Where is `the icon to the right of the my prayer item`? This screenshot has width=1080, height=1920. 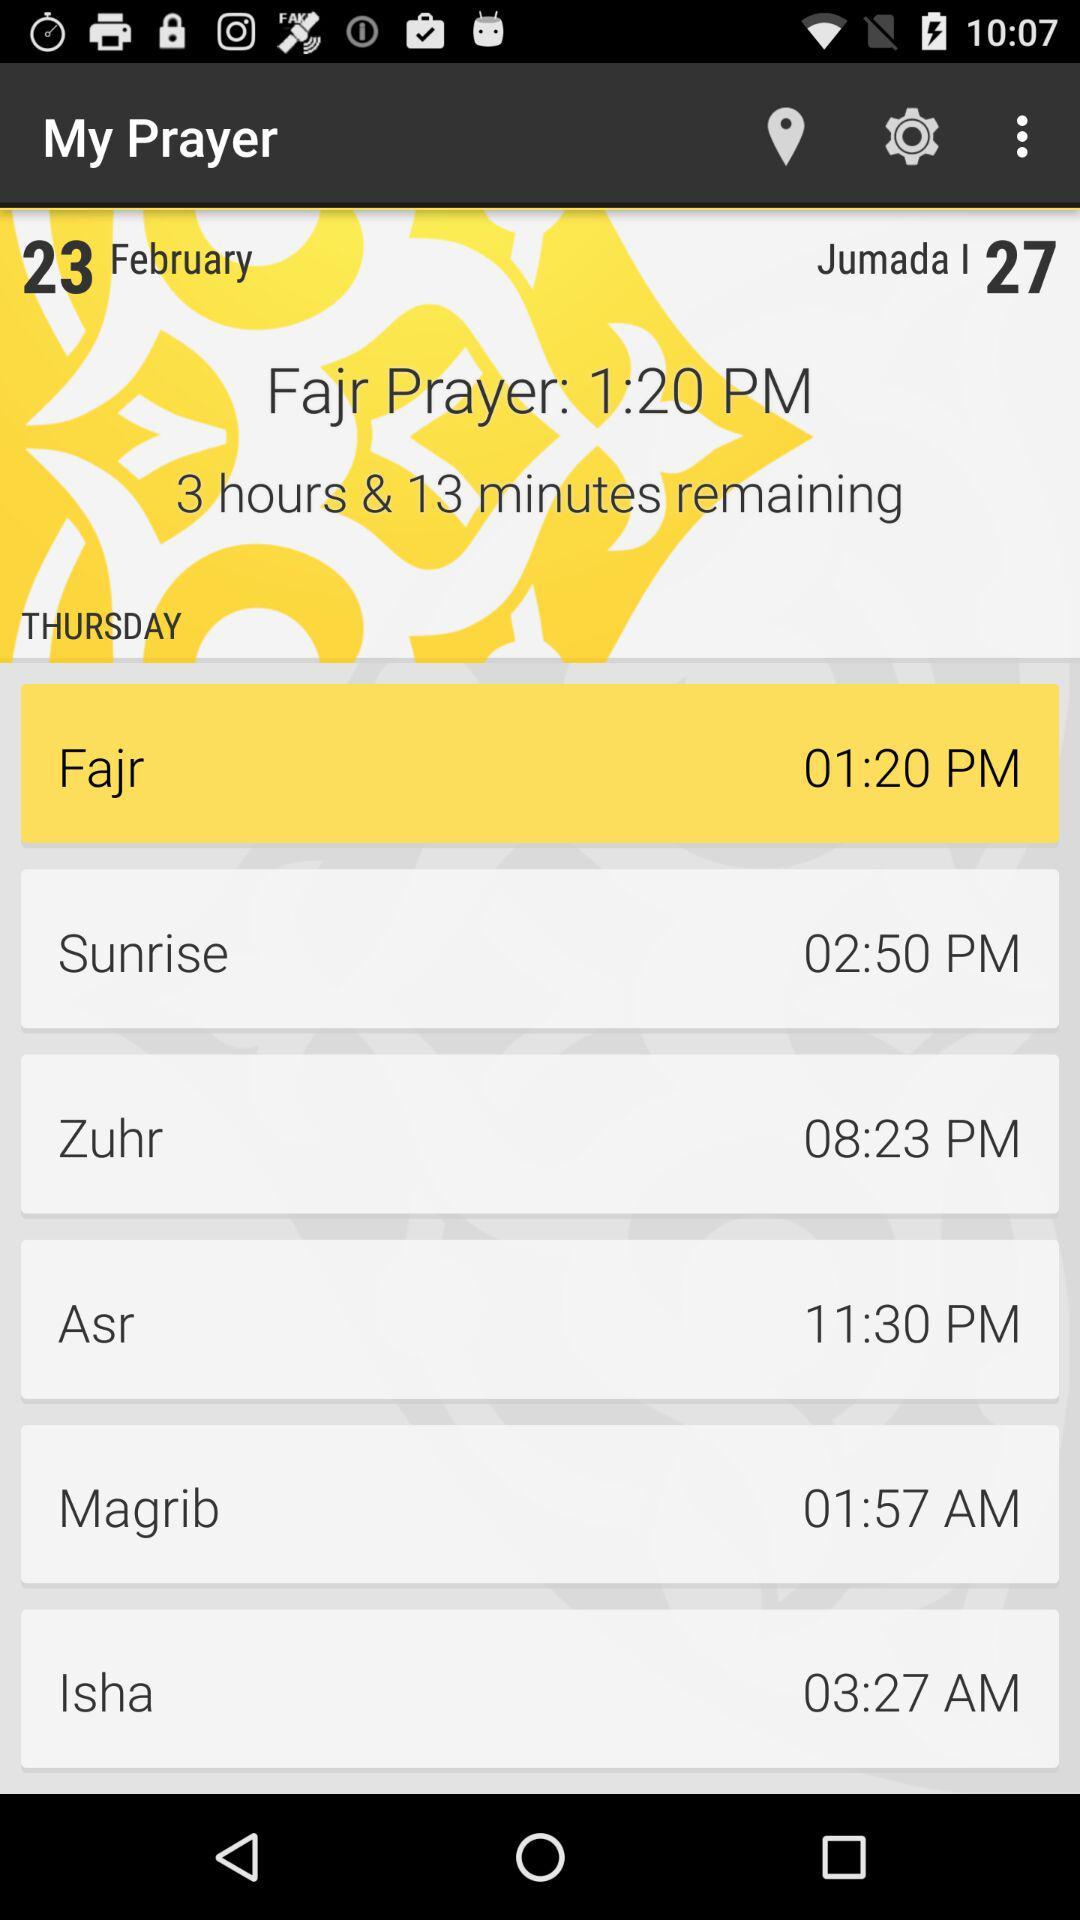 the icon to the right of the my prayer item is located at coordinates (785, 135).